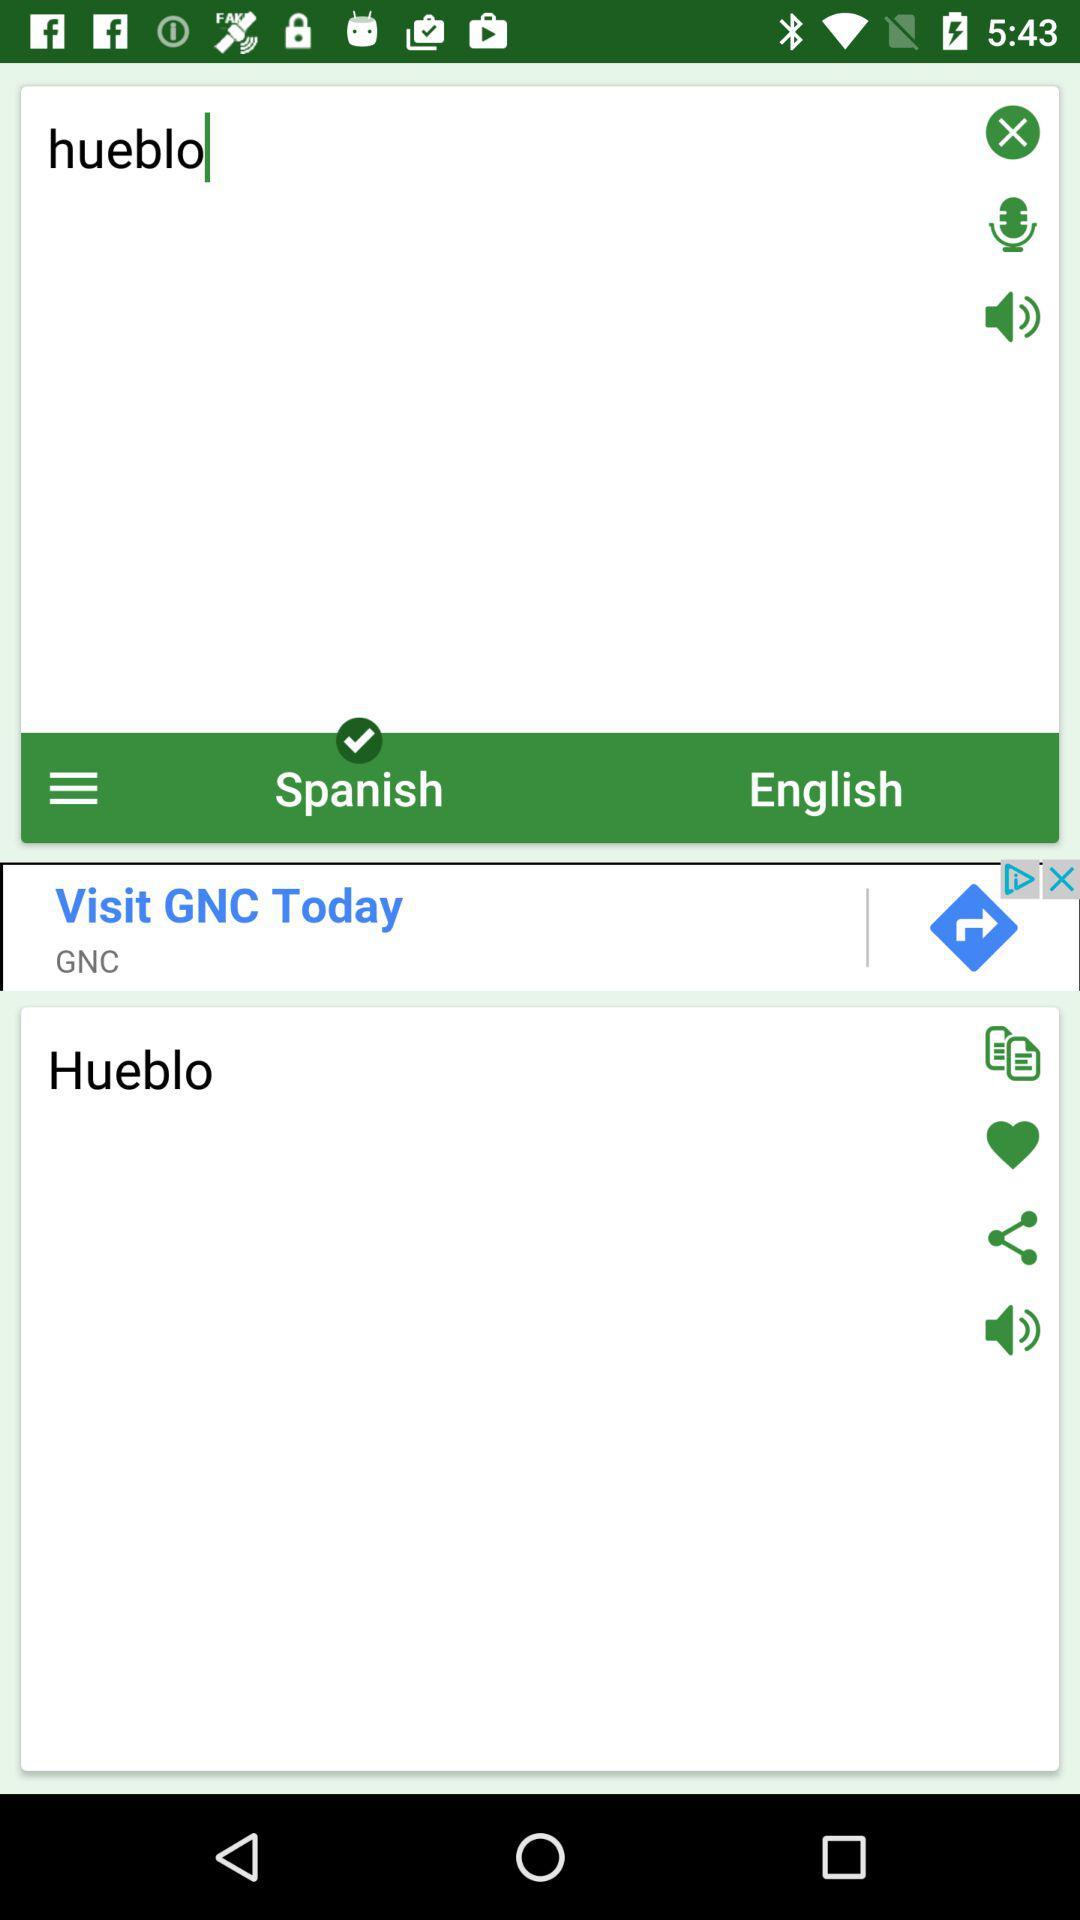  I want to click on item above hueblo, so click(540, 924).